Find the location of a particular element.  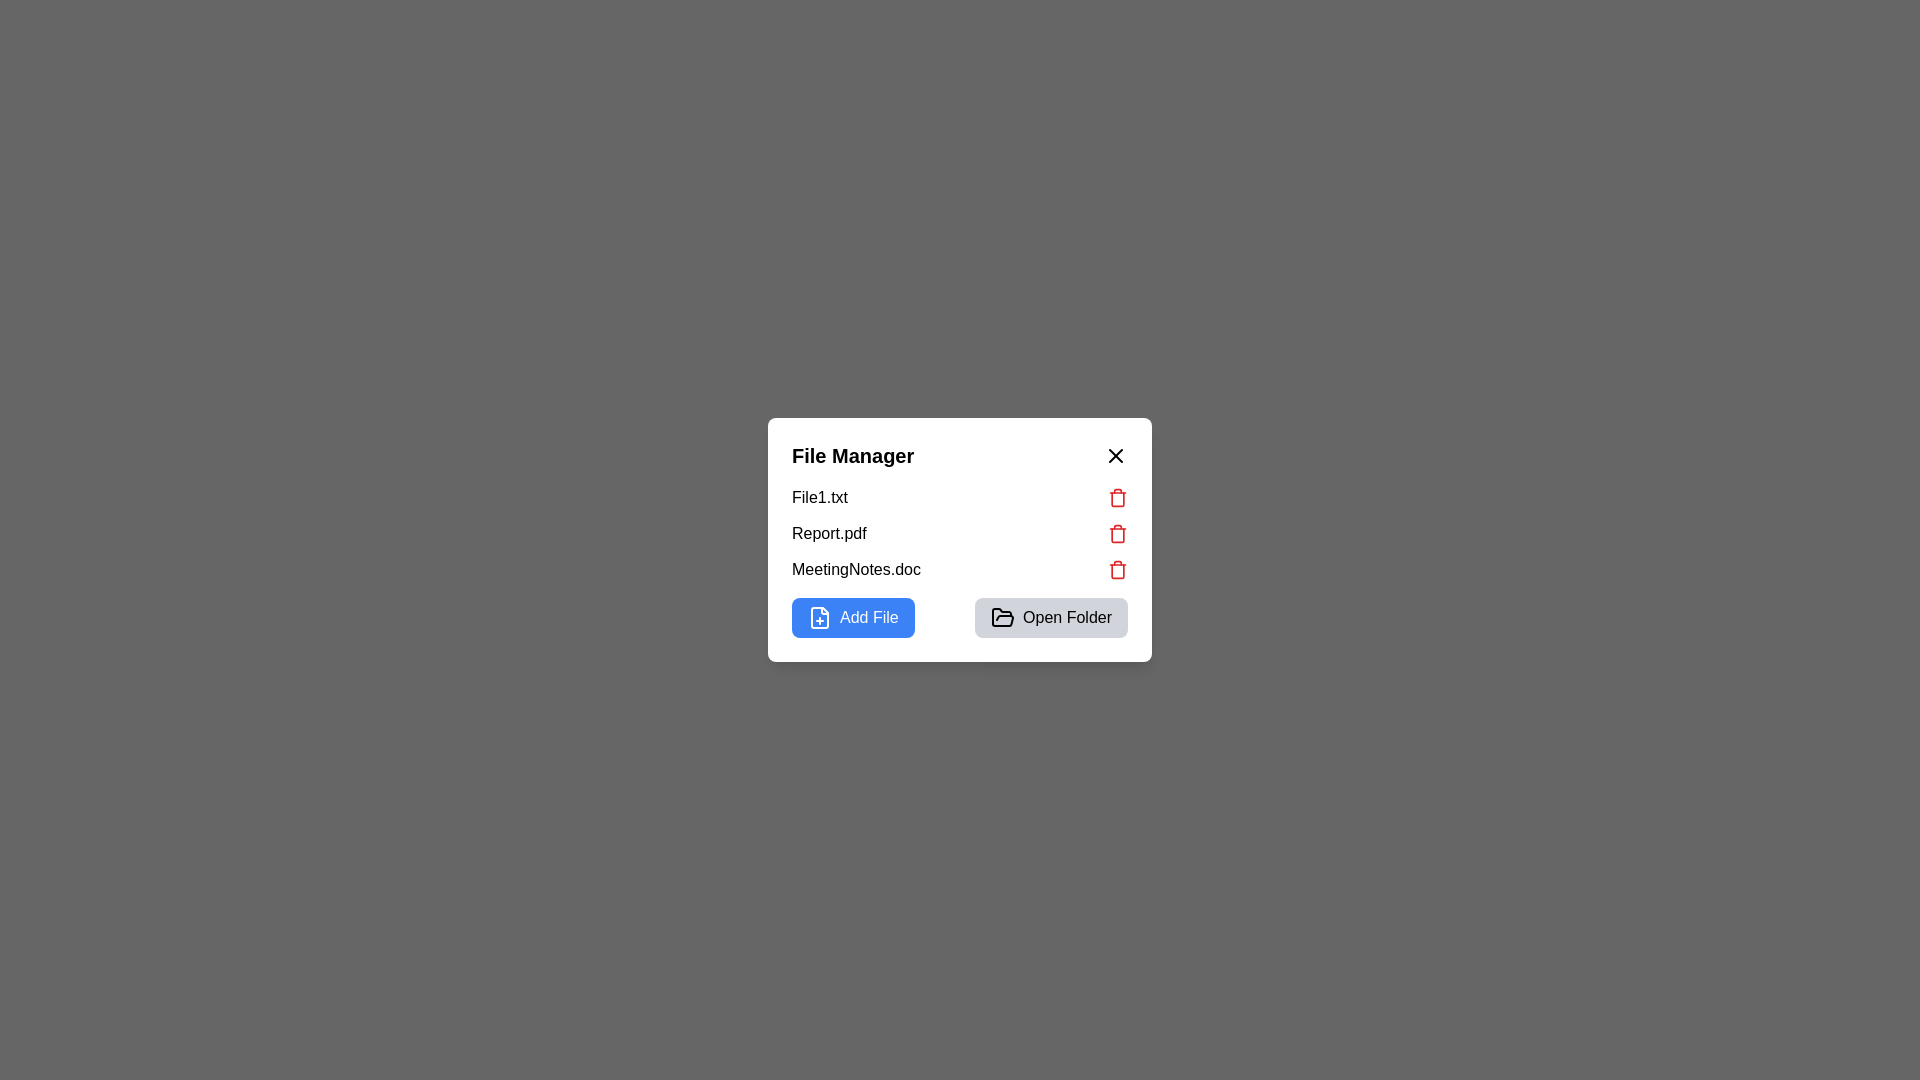

the text label displaying 'File1.txt', which is the first item in the list under the 'File Manager' header is located at coordinates (820, 496).